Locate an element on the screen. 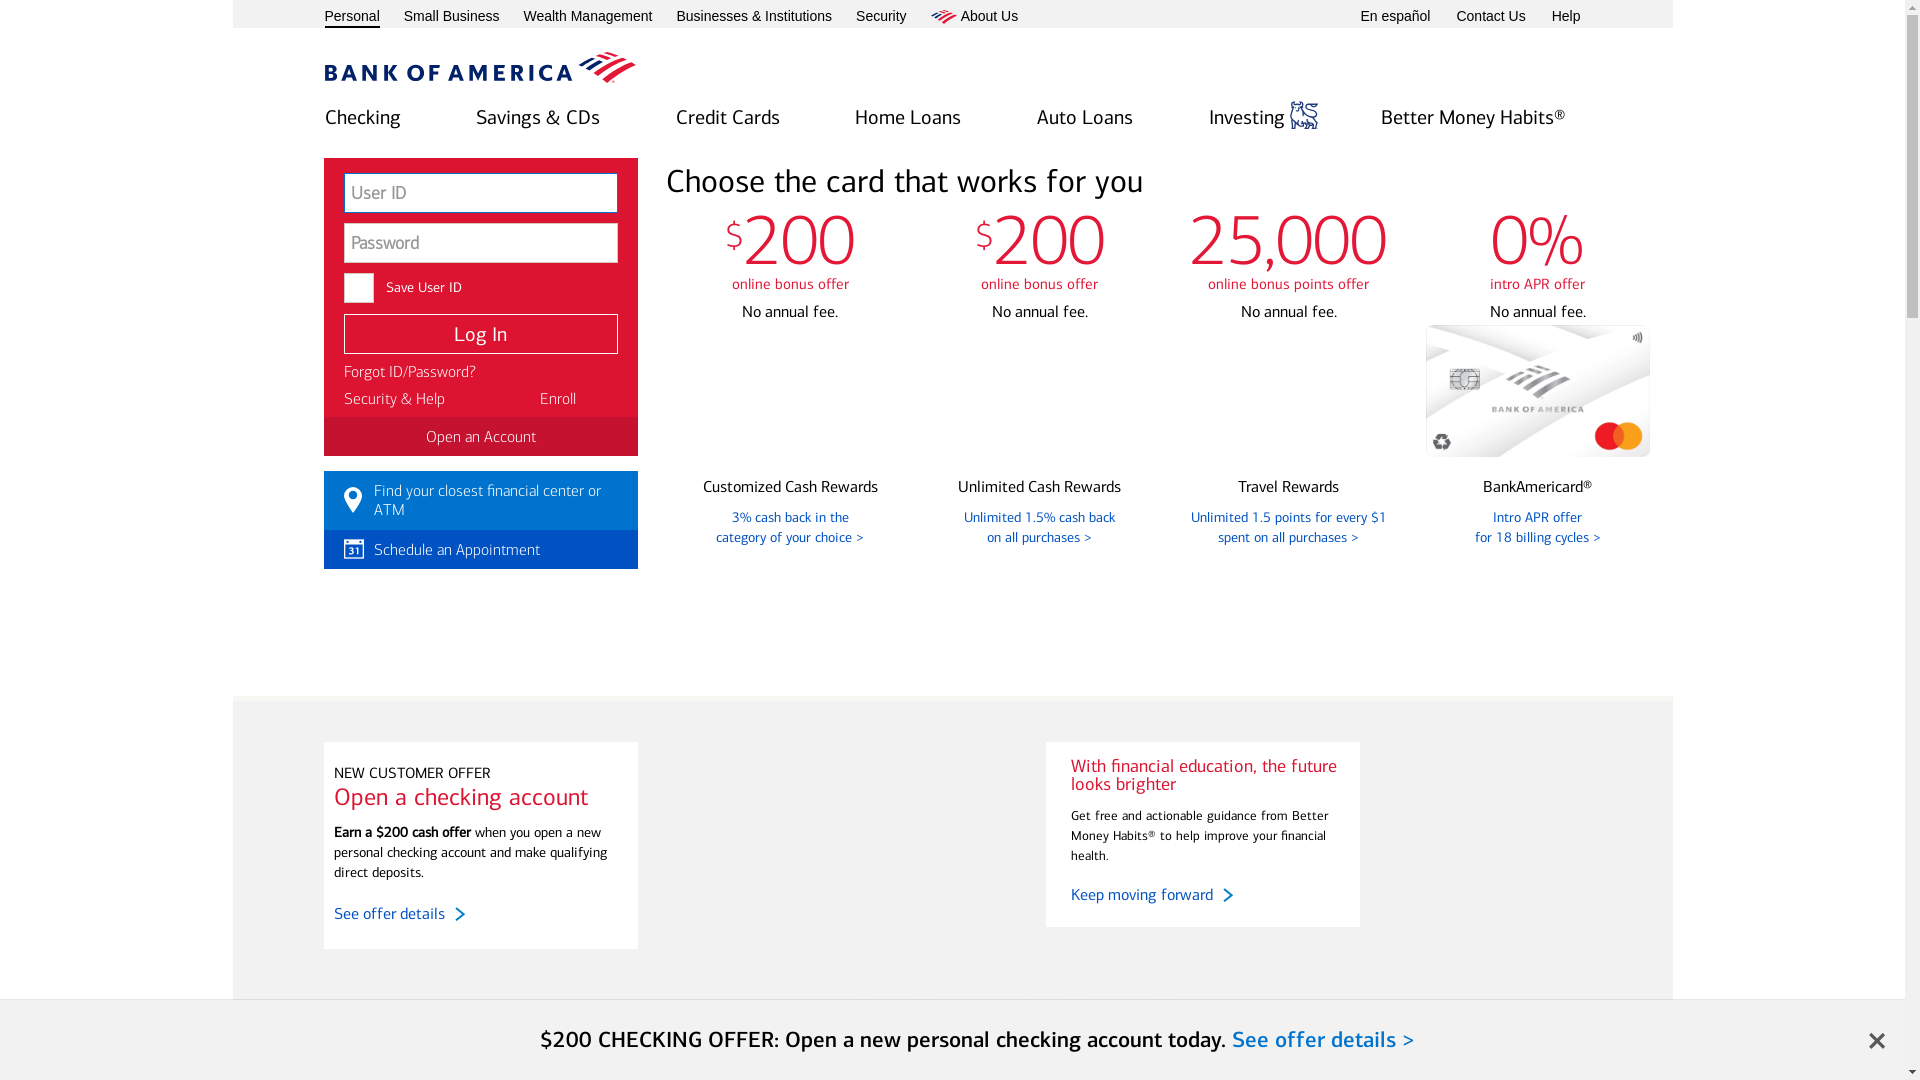 The width and height of the screenshot is (1920, 1080). 'Help' is located at coordinates (1550, 16).